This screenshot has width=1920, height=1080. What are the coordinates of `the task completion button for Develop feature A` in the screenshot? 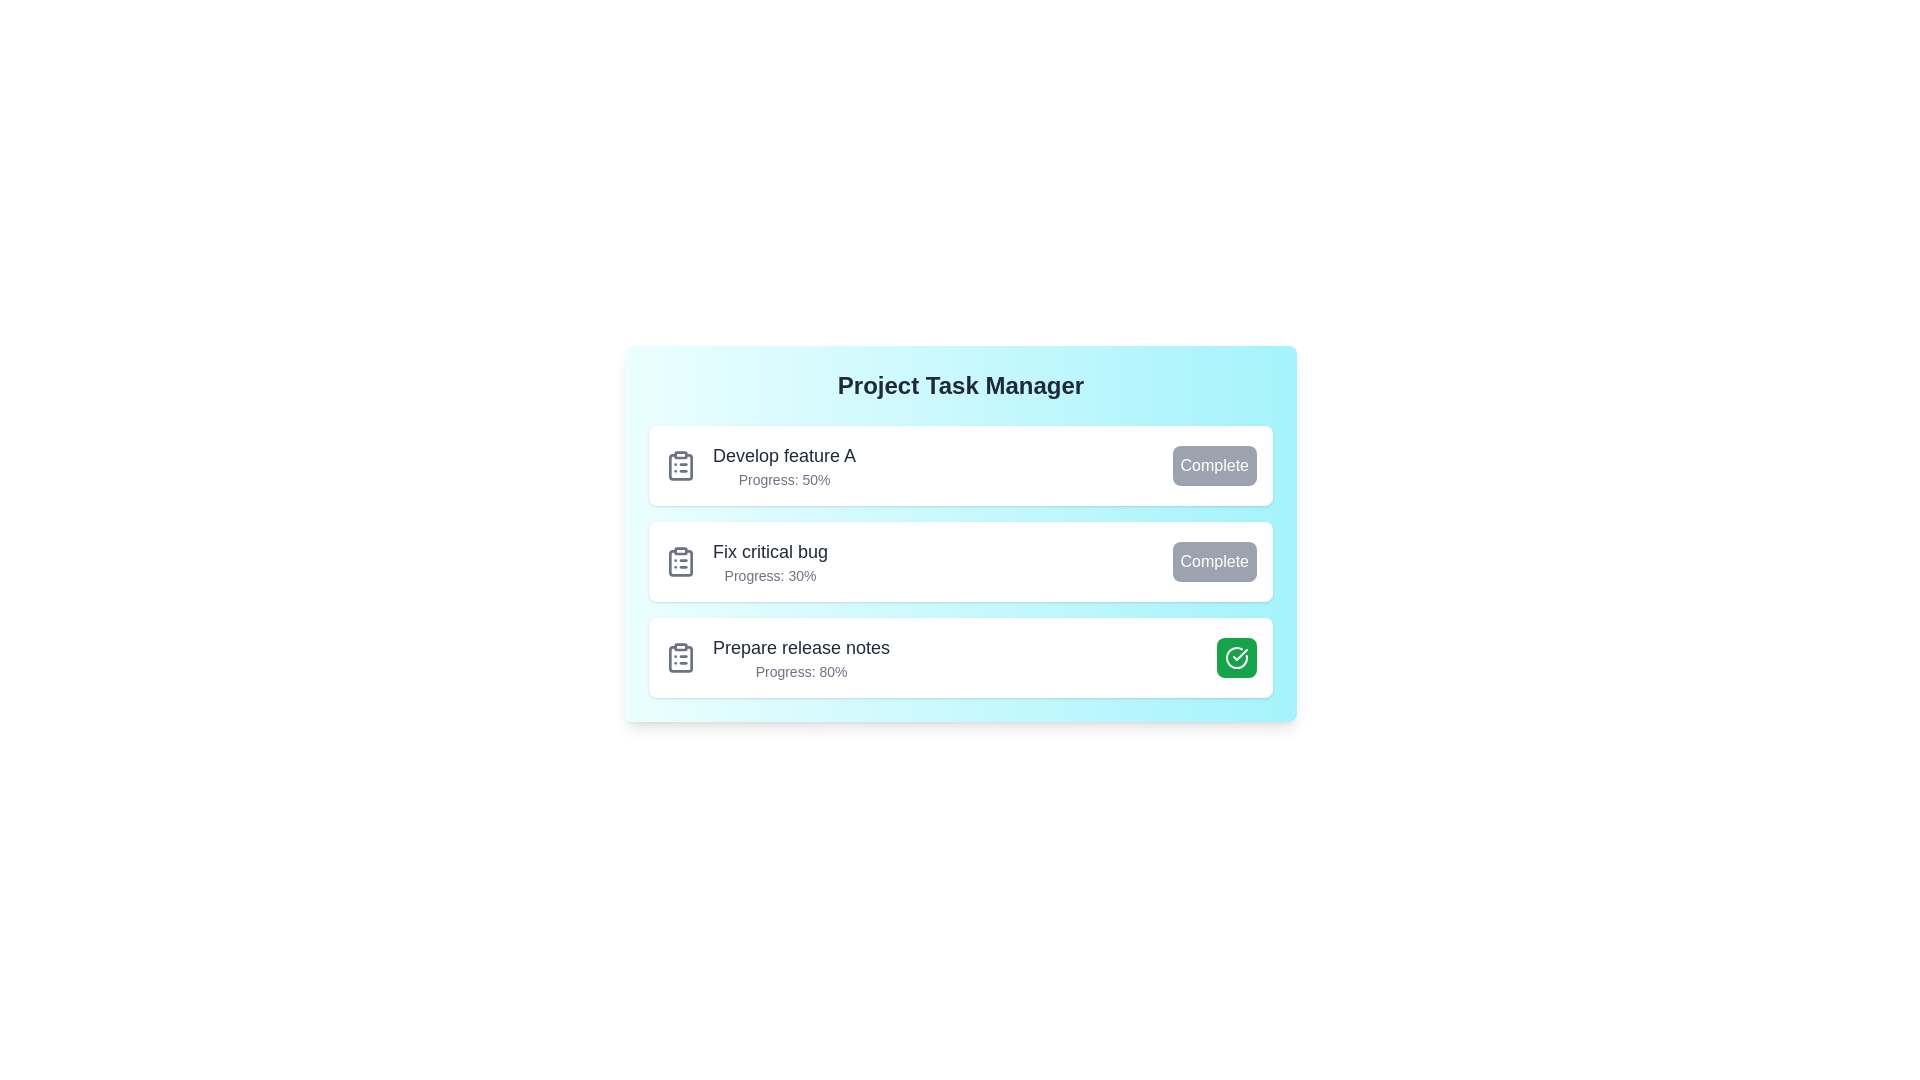 It's located at (1213, 466).